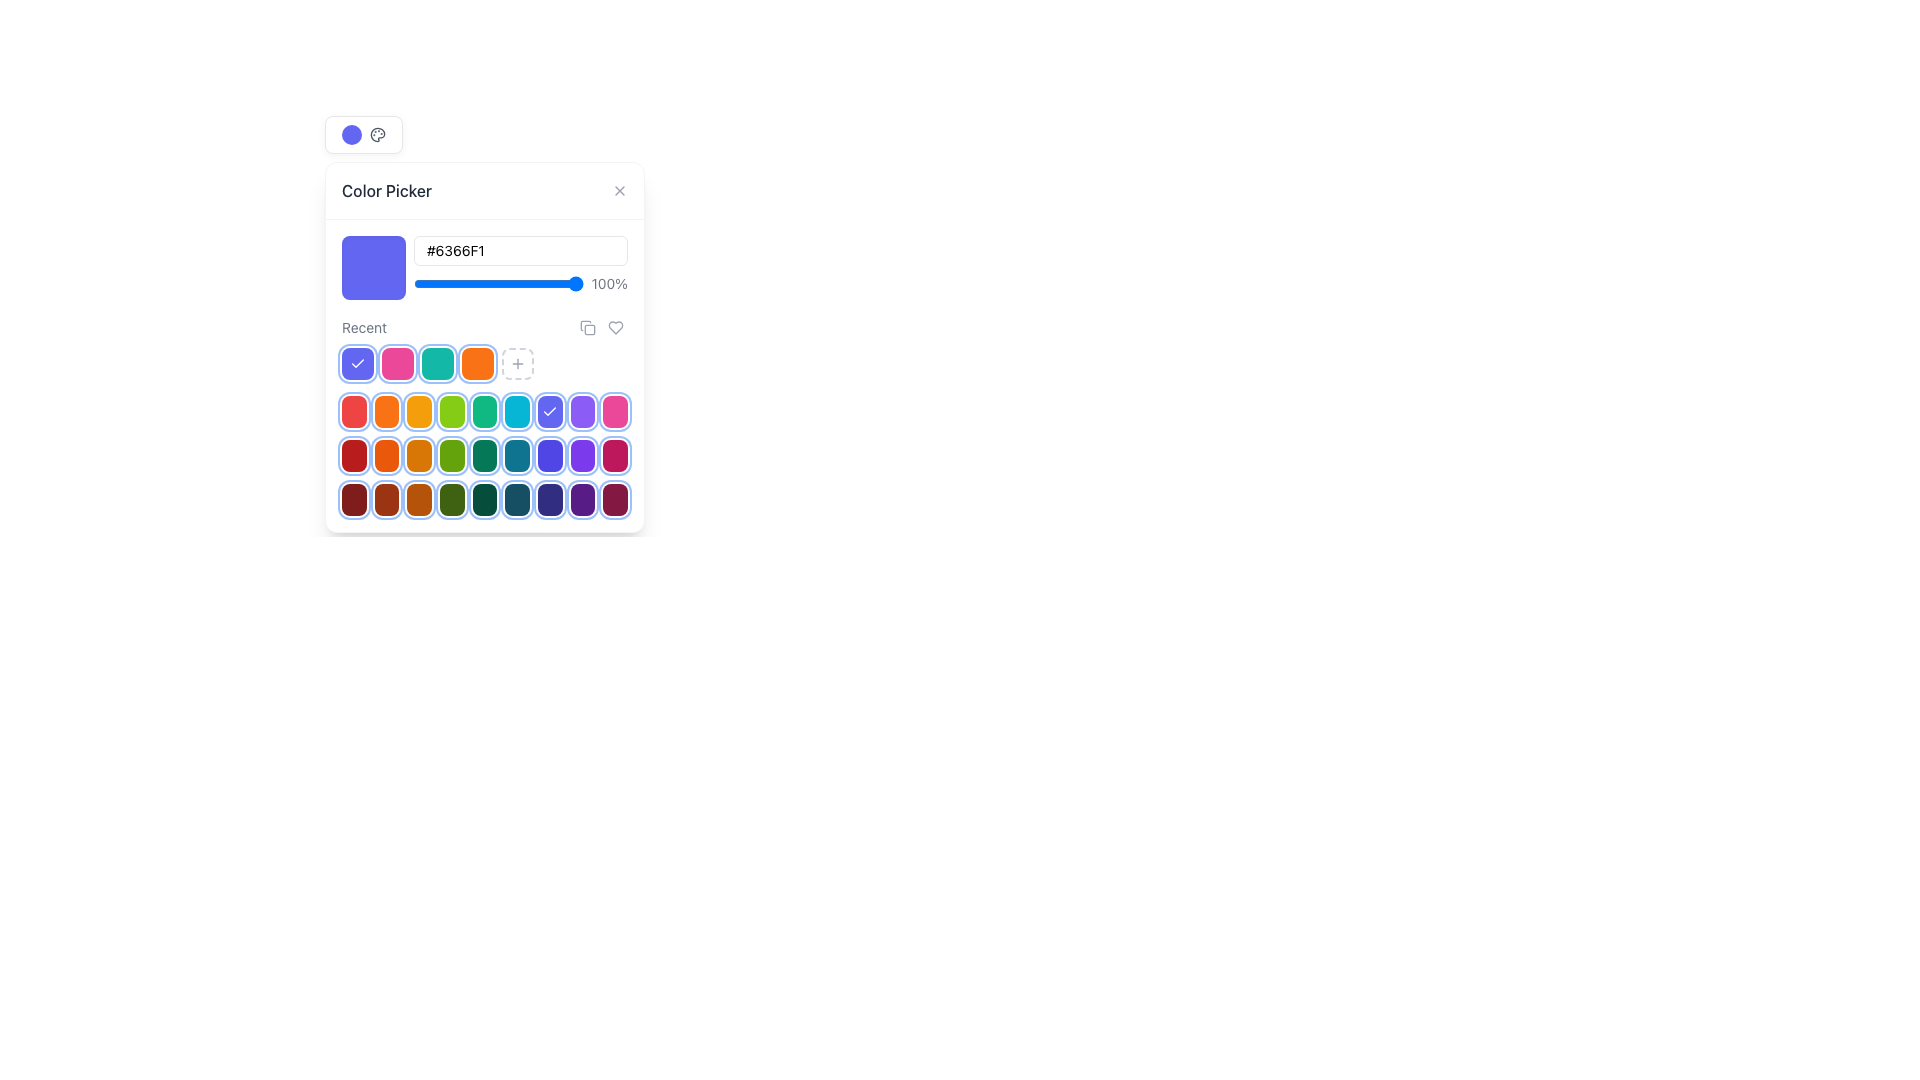  What do you see at coordinates (451, 455) in the screenshot?
I see `the small square button with rounded corners and a green fill located in the 'Recent' section of the color picker, specifically the fourth square from the left in the second row` at bounding box center [451, 455].